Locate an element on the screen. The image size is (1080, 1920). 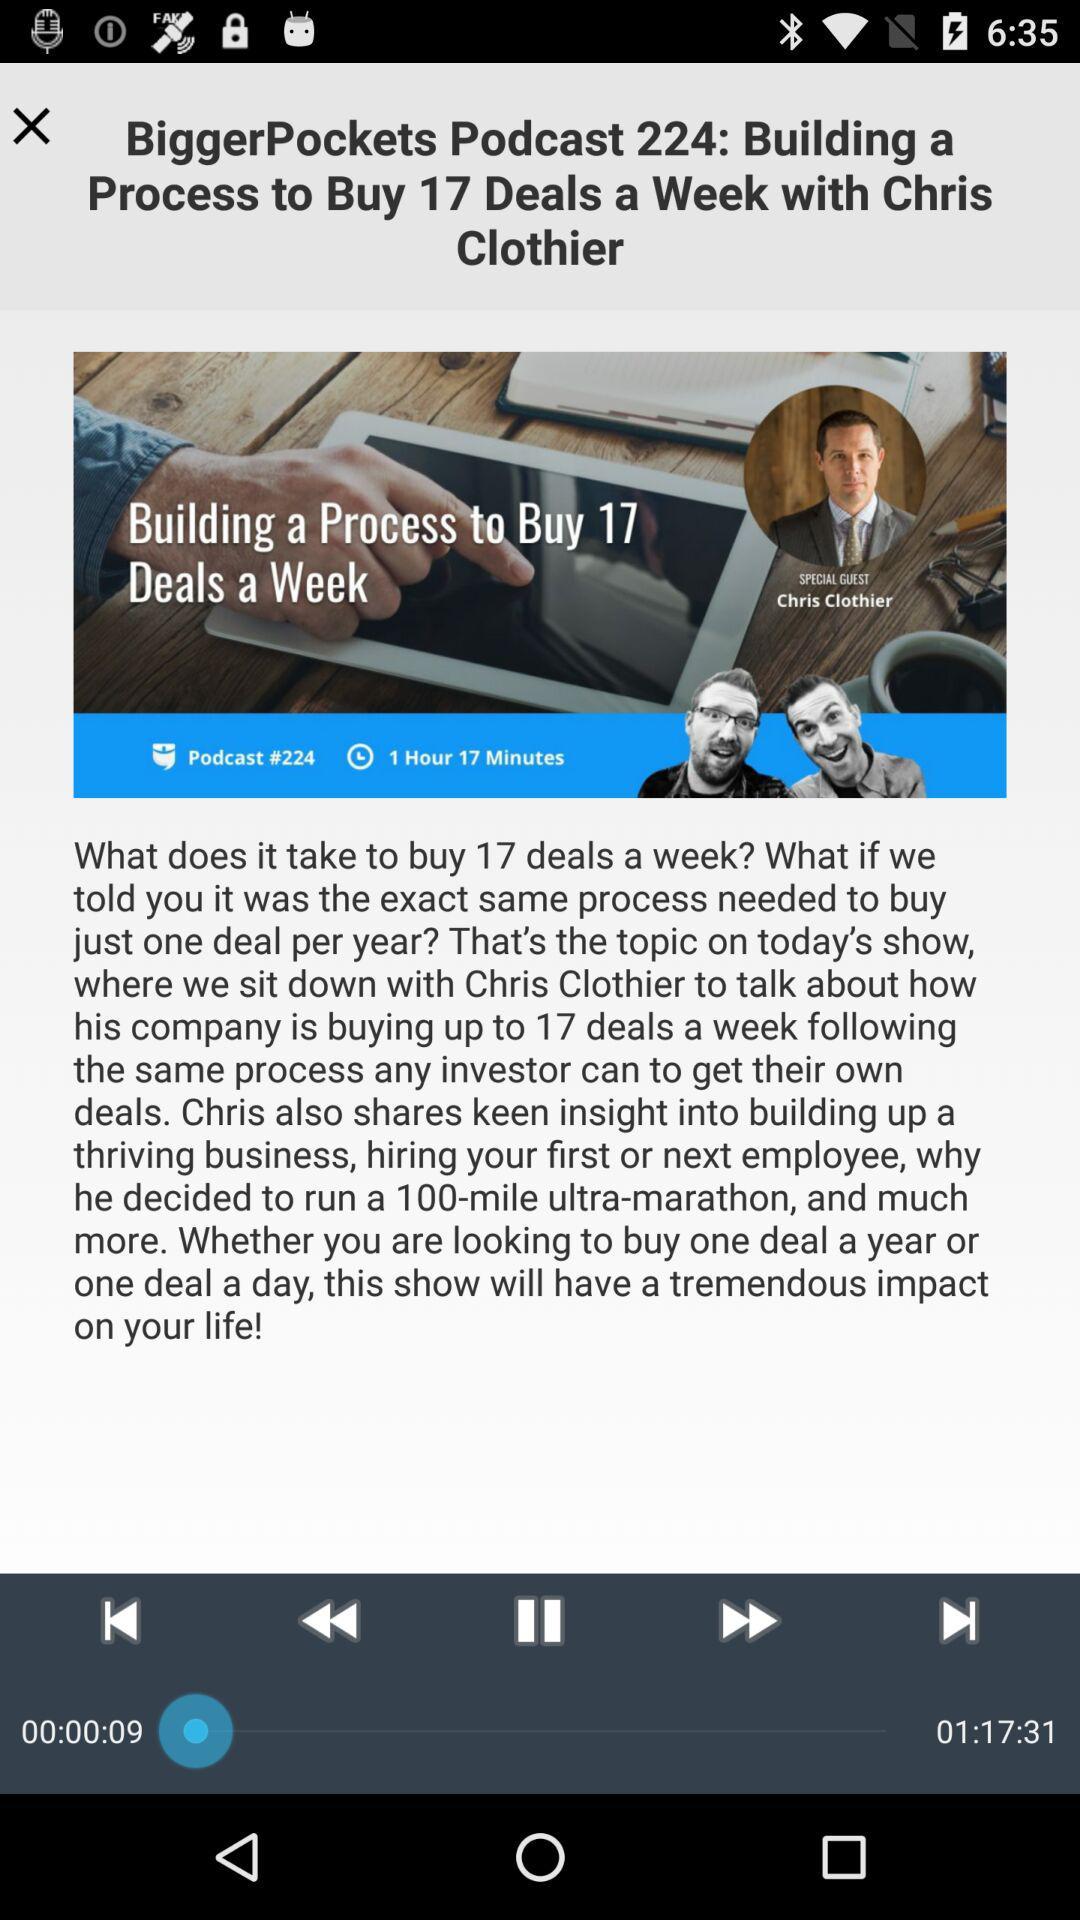
the pause icon is located at coordinates (538, 1733).